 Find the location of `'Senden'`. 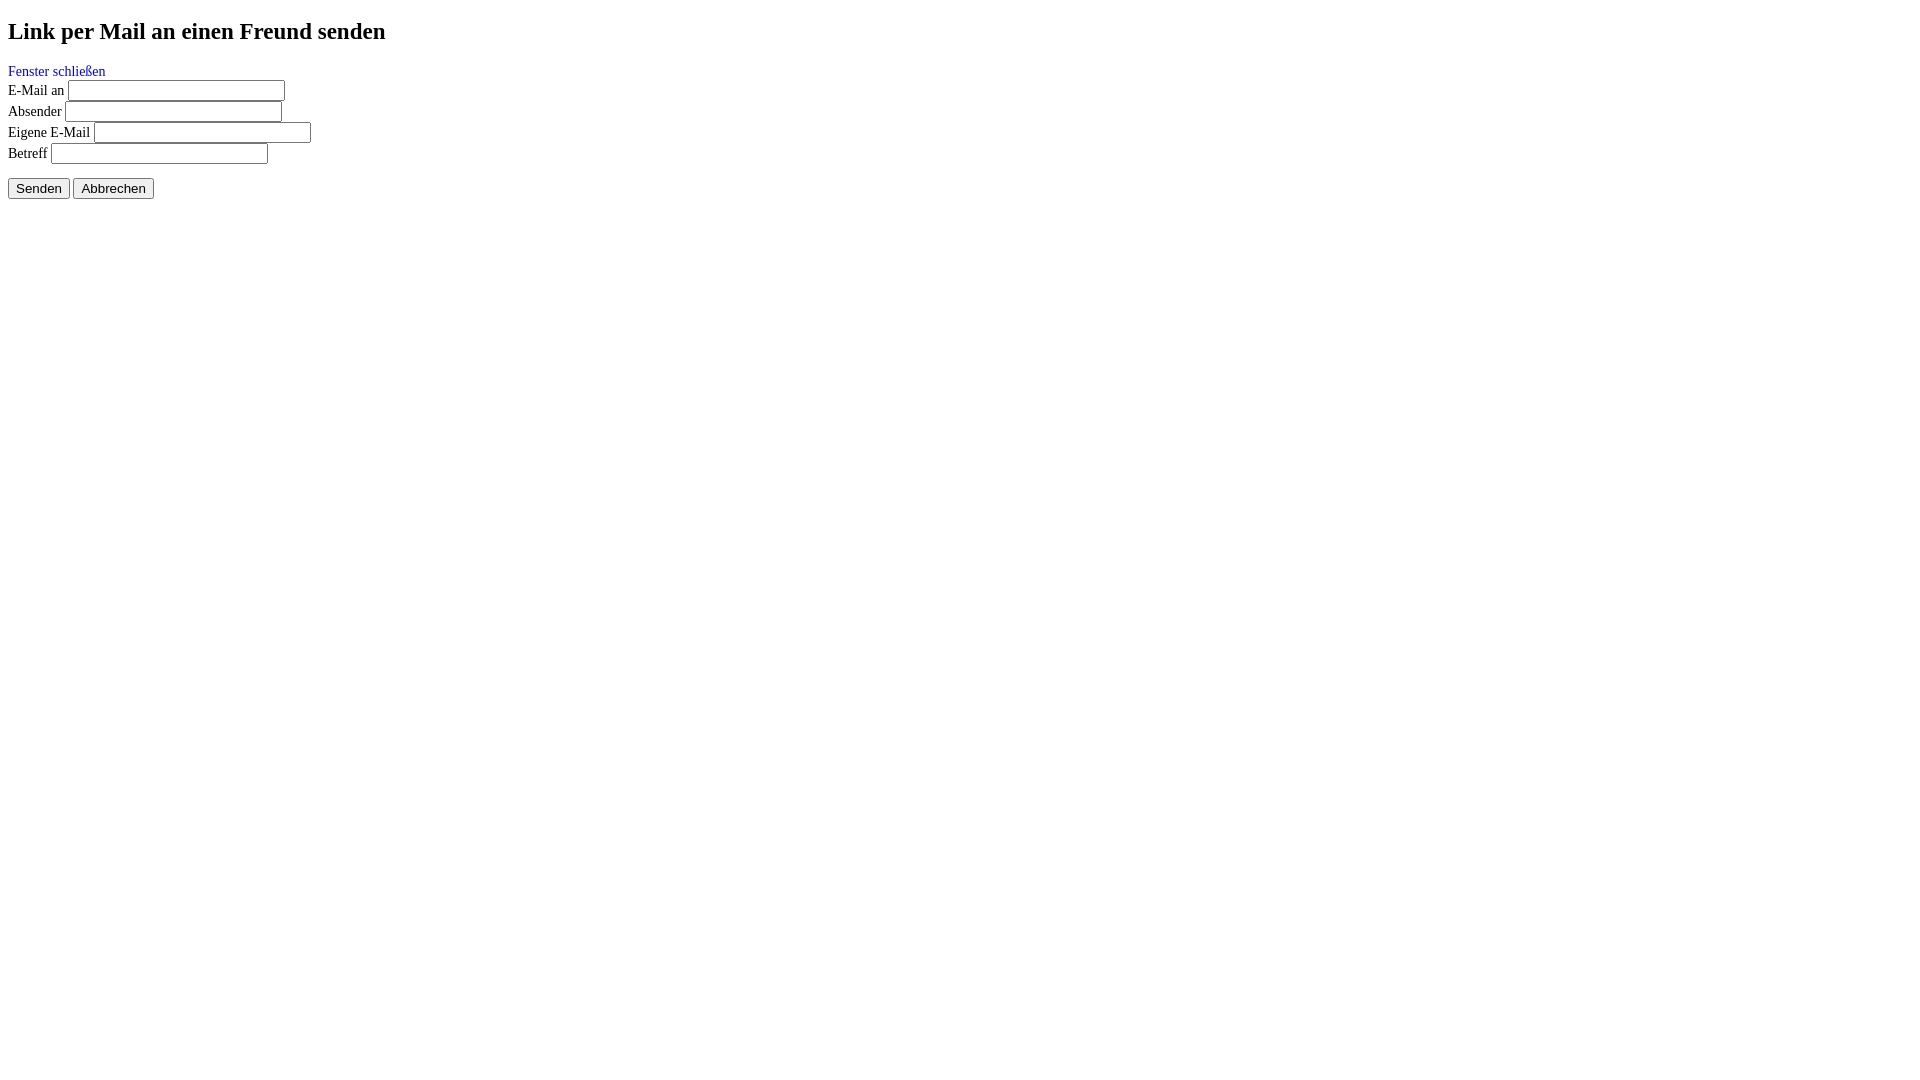

'Senden' is located at coordinates (38, 188).